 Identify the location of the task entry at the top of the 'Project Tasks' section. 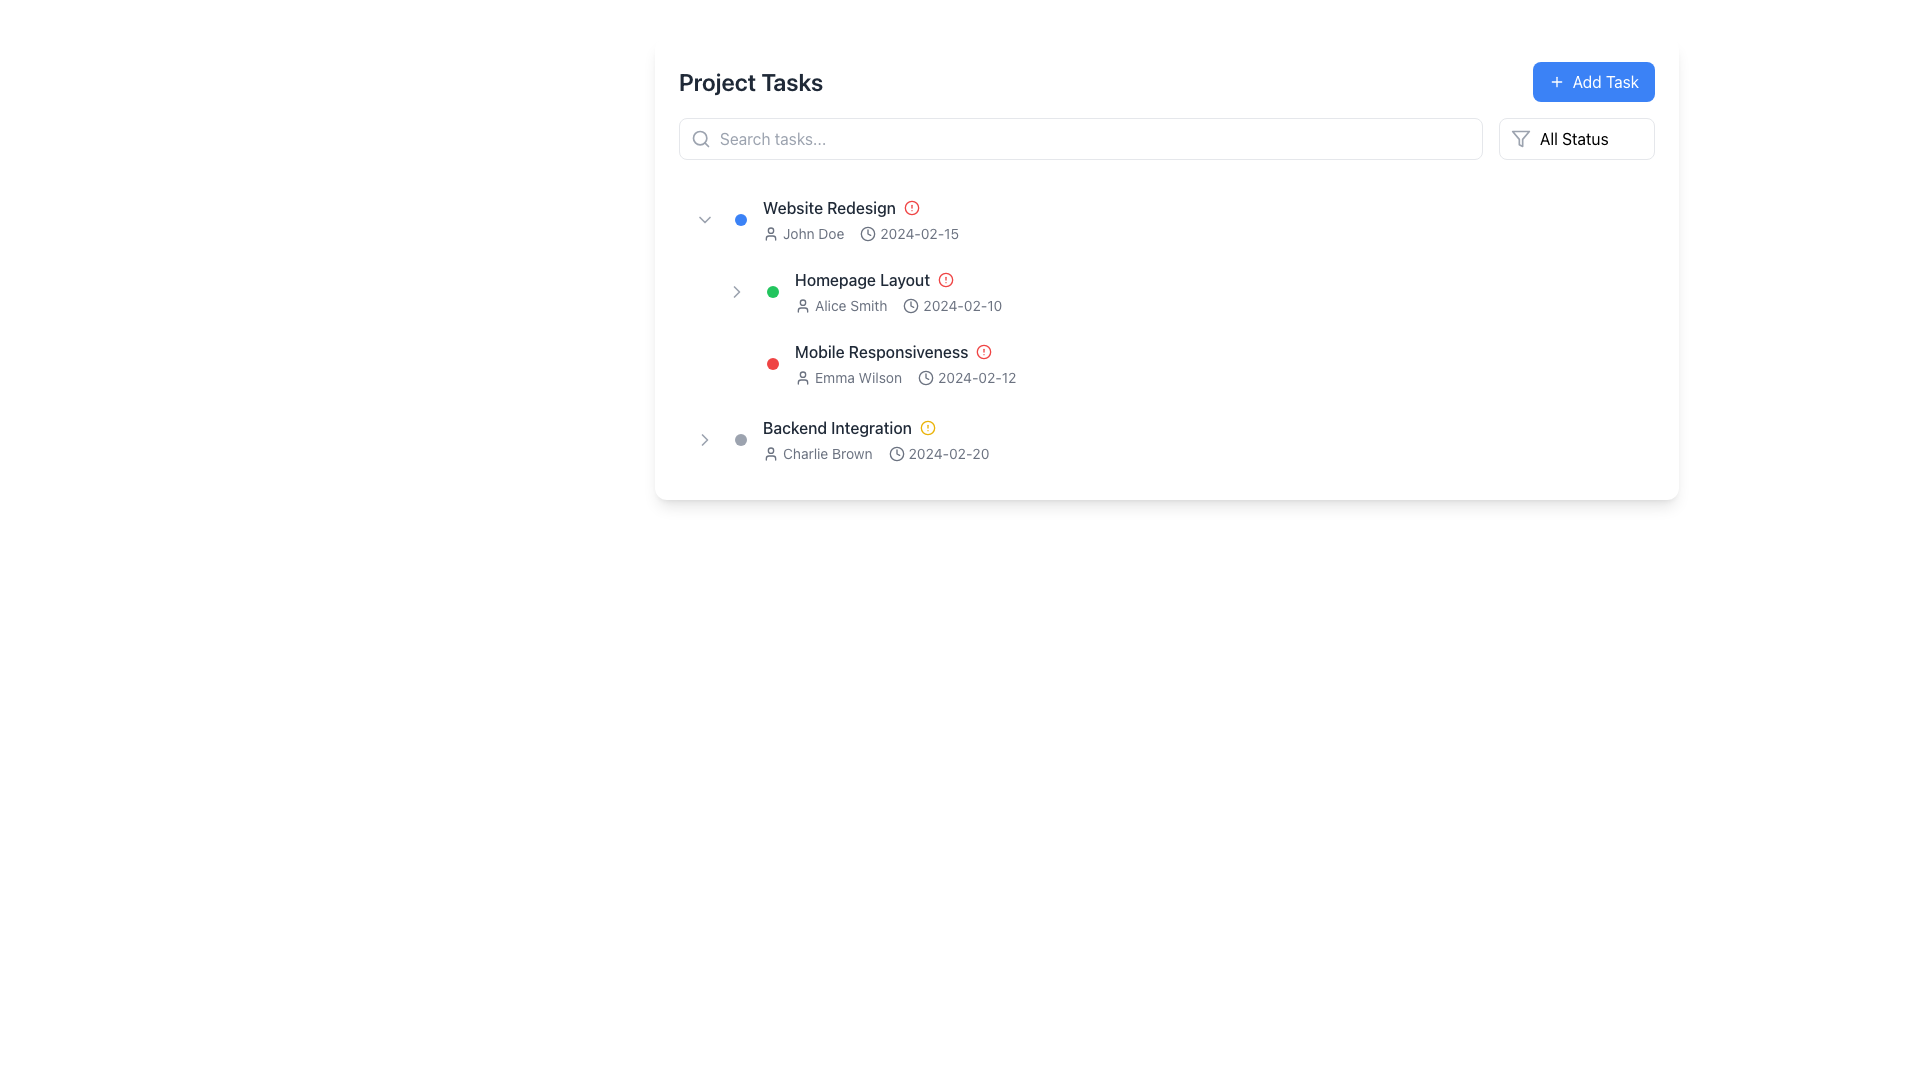
(1202, 219).